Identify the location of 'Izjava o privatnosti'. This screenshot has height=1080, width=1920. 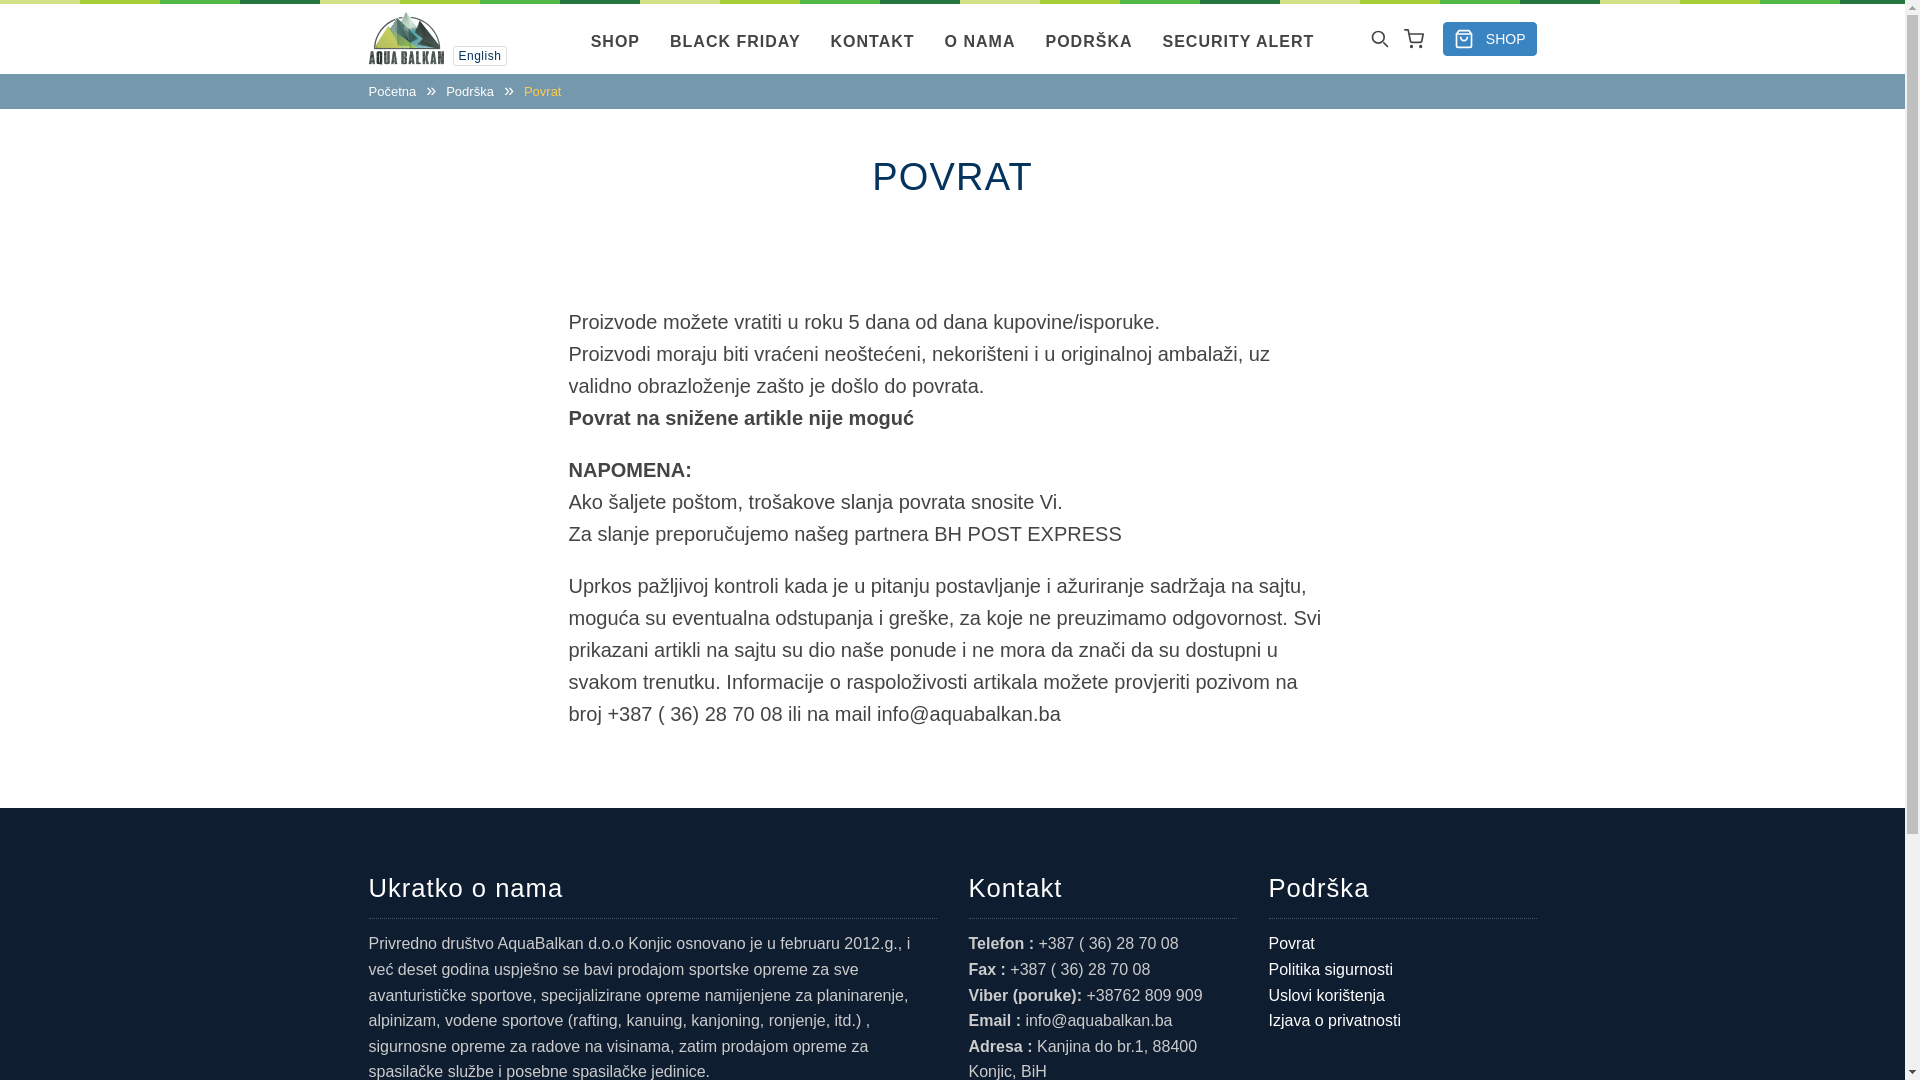
(1400, 1021).